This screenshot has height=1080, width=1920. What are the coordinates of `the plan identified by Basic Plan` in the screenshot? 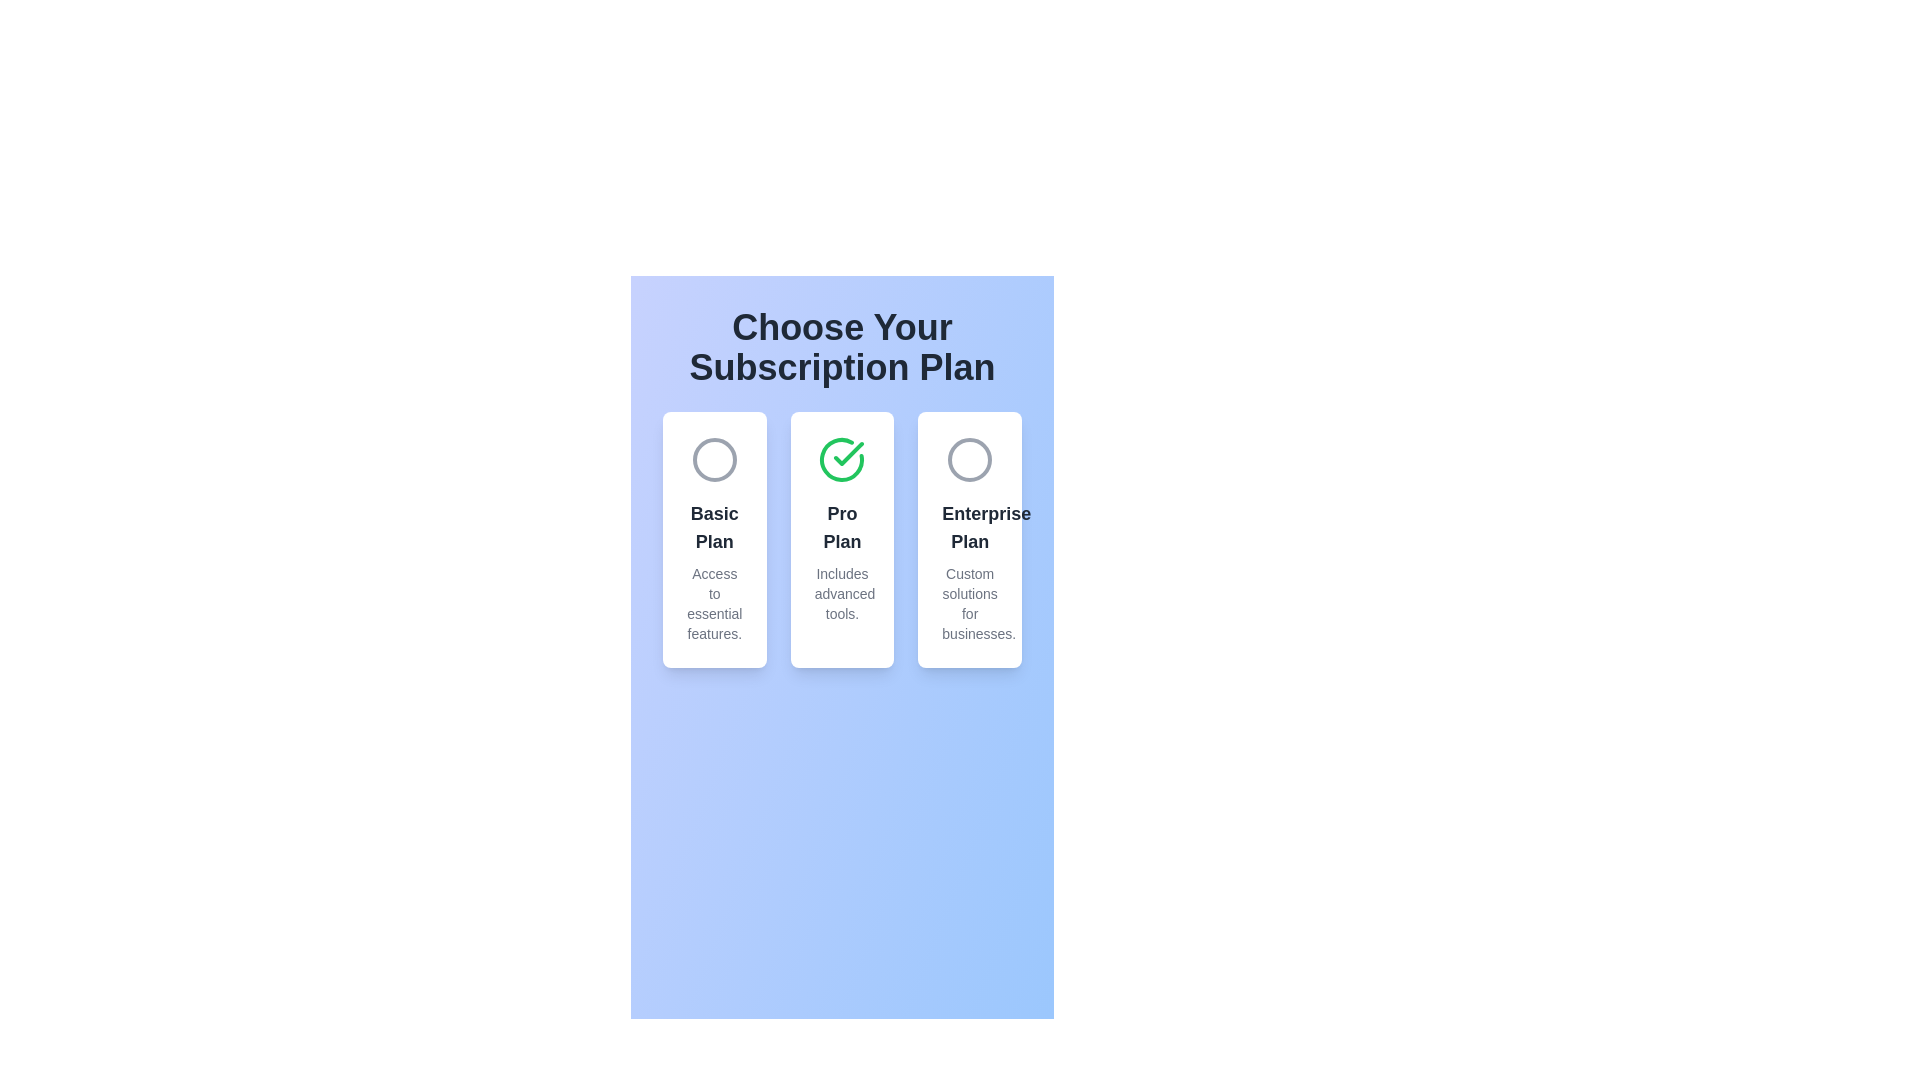 It's located at (714, 459).